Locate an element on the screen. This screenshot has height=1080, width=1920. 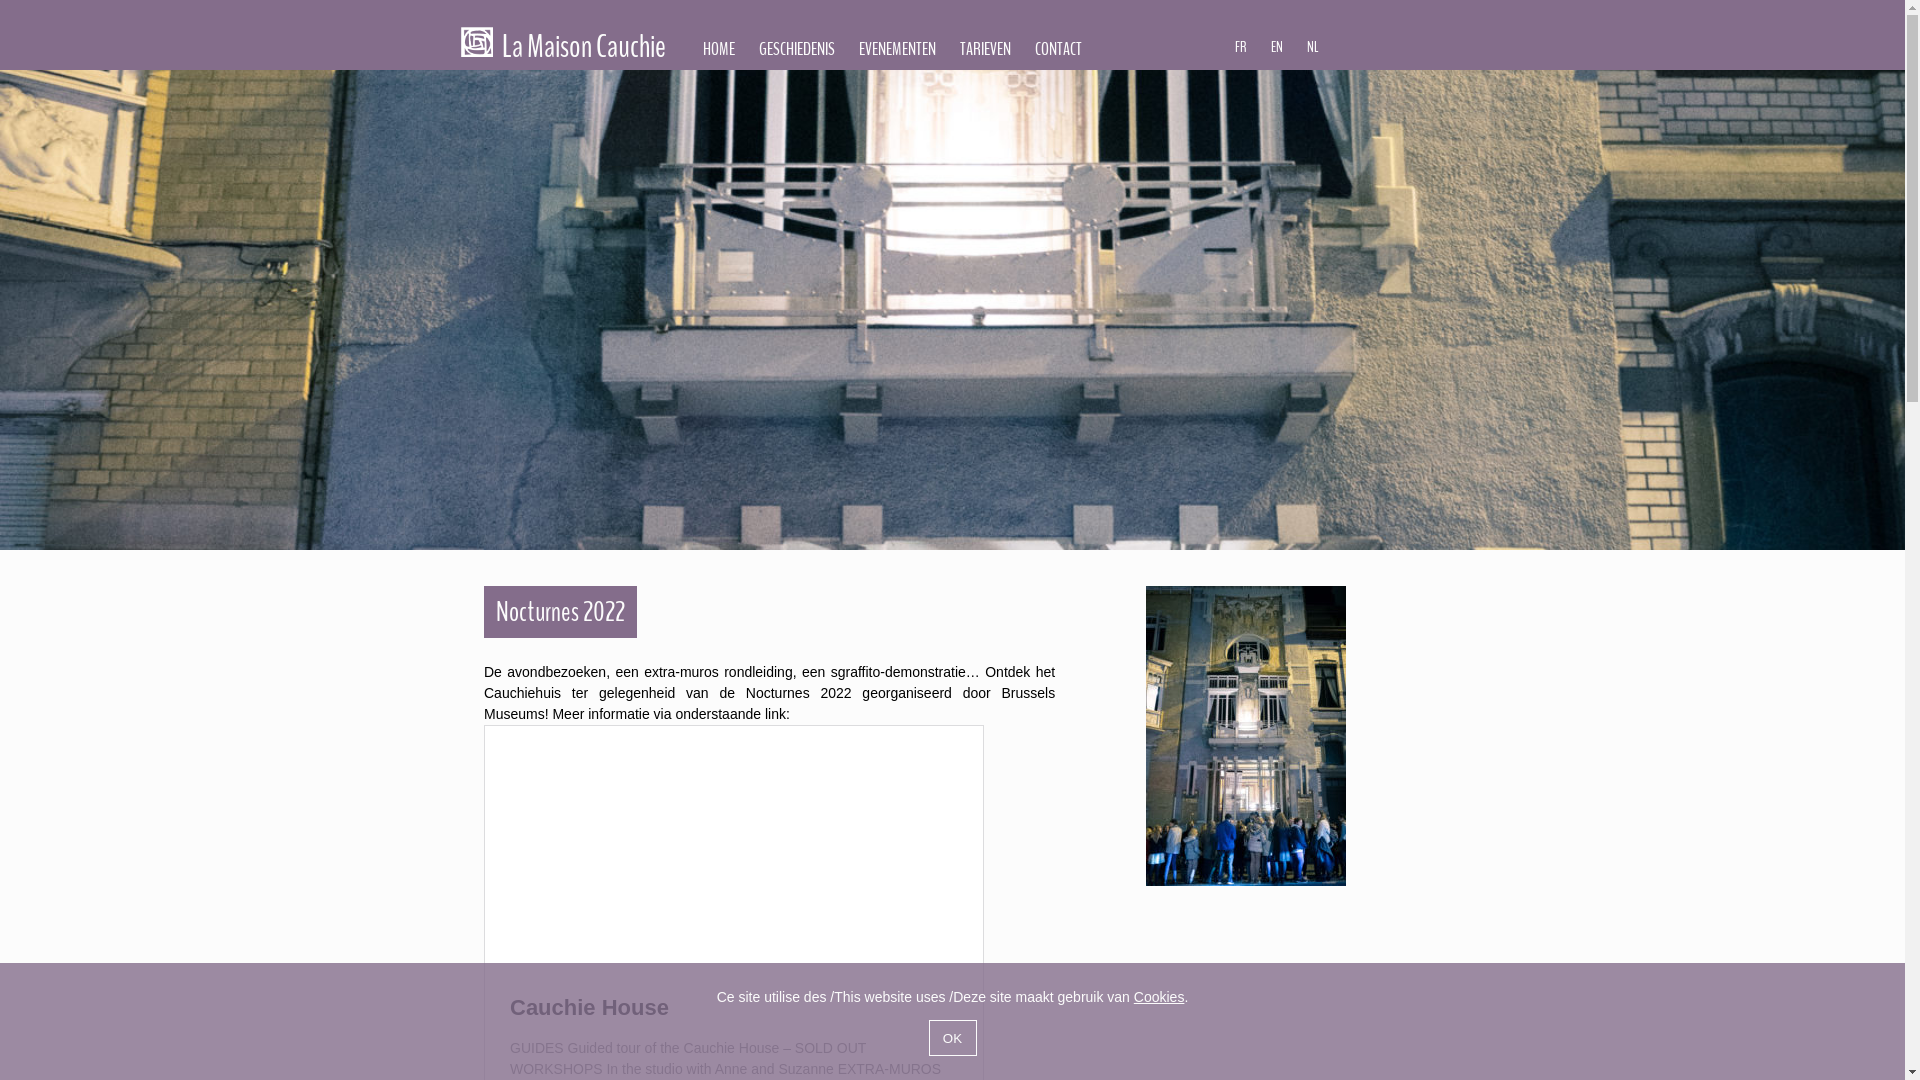
'Cookies' is located at coordinates (1159, 996).